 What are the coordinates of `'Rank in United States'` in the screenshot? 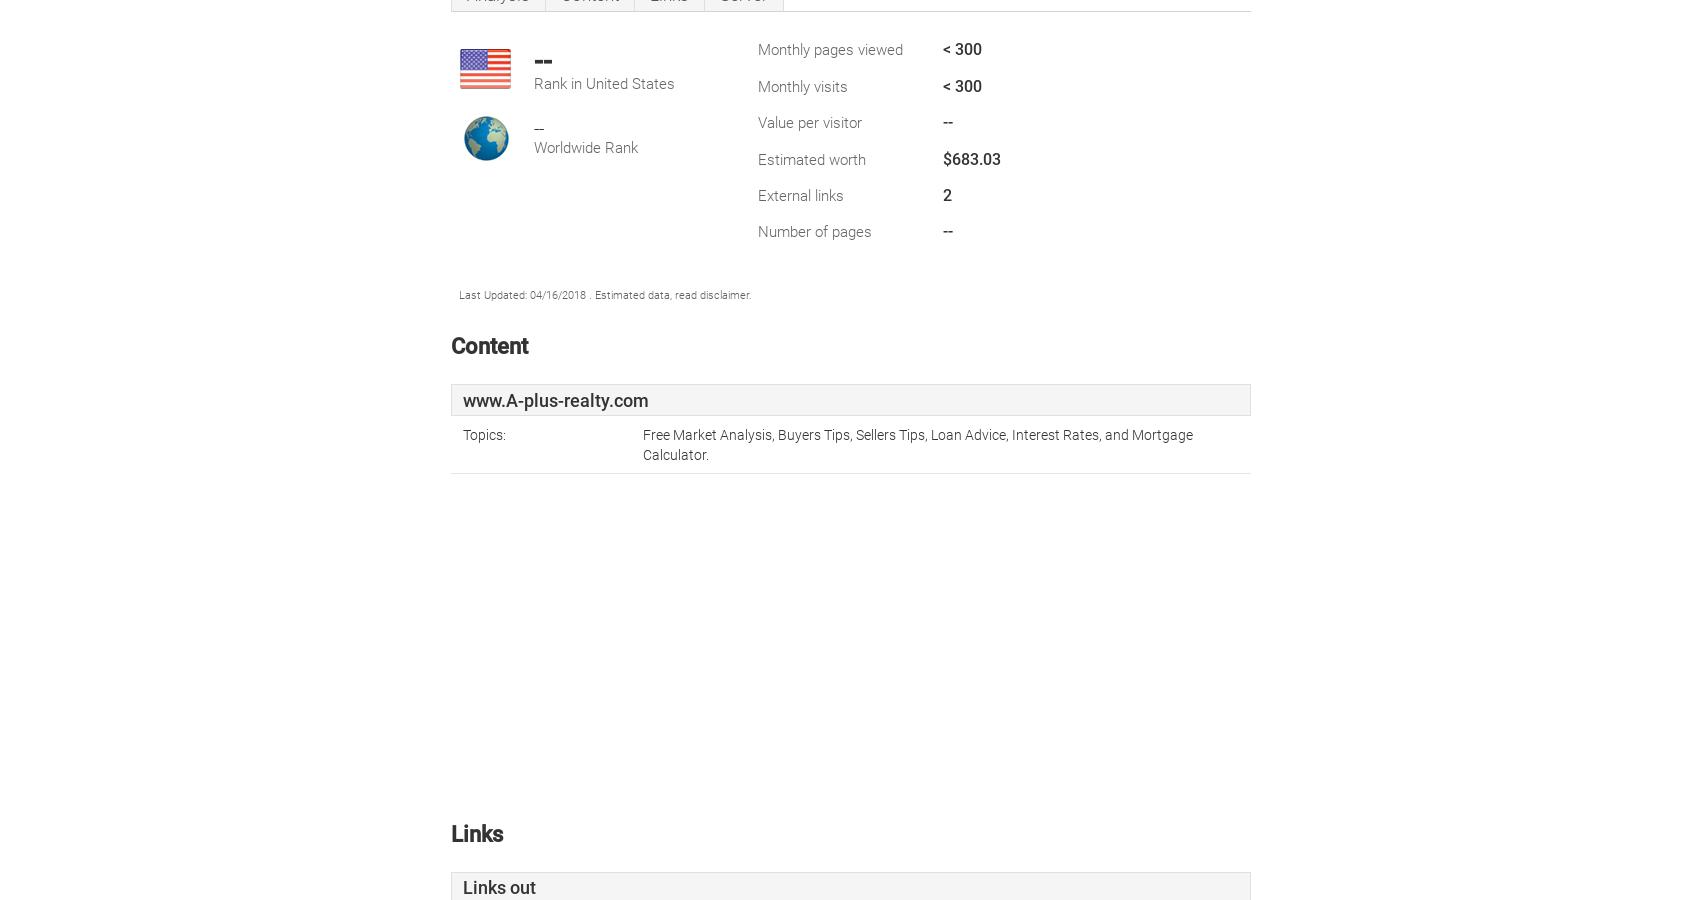 It's located at (603, 81).